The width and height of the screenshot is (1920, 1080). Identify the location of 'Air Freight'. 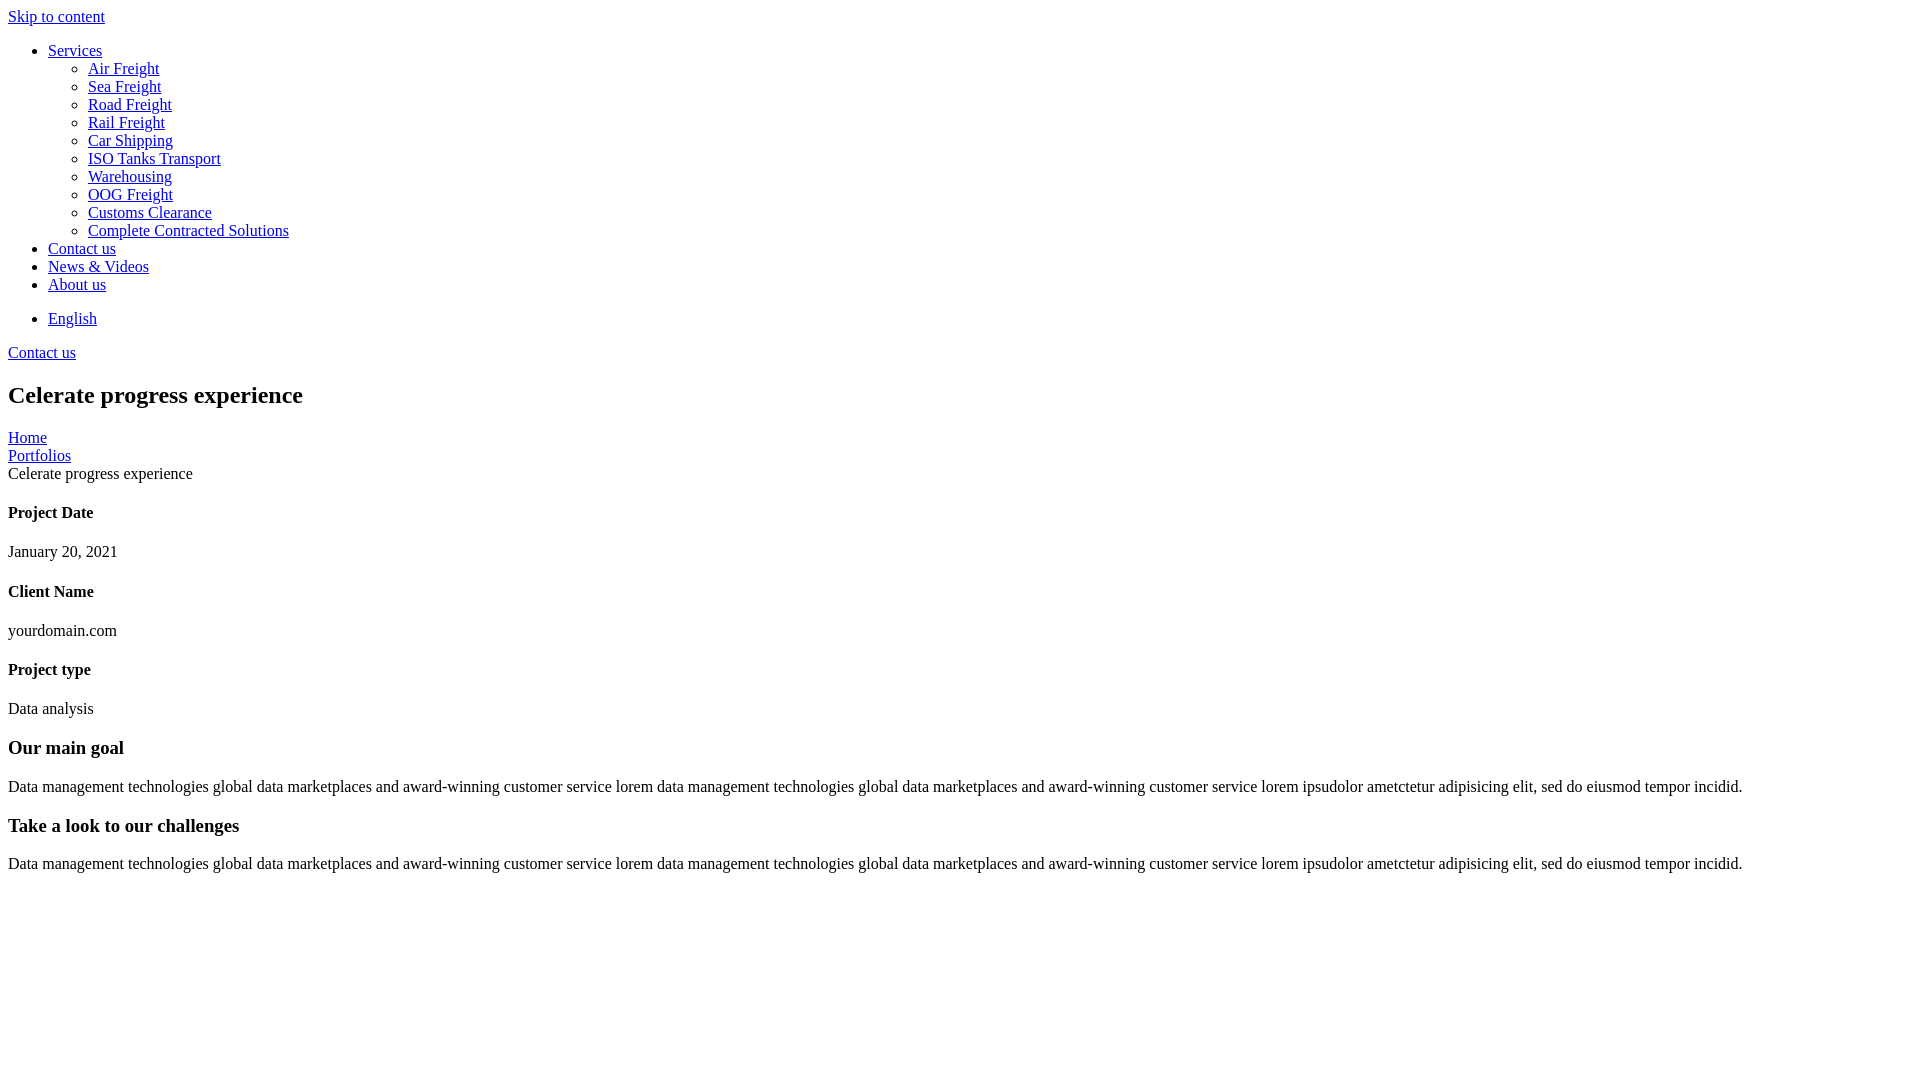
(86, 68).